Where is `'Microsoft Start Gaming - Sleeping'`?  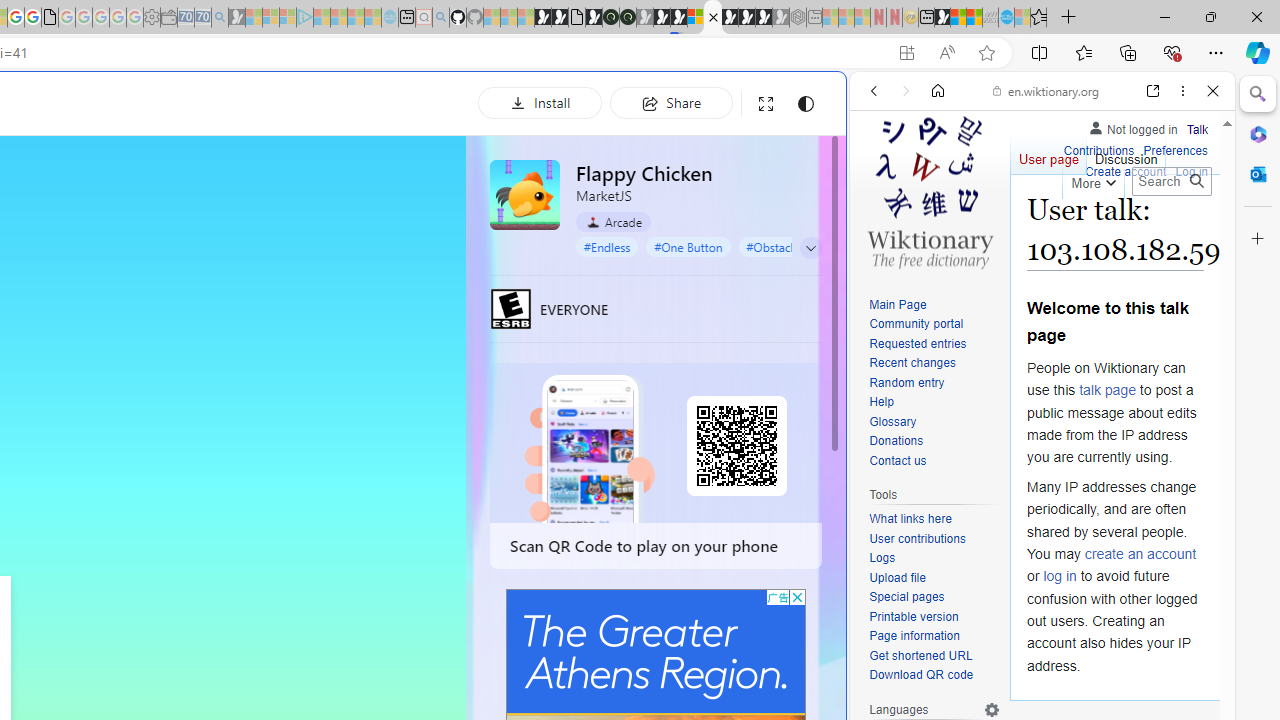
'Microsoft Start Gaming - Sleeping' is located at coordinates (236, 17).